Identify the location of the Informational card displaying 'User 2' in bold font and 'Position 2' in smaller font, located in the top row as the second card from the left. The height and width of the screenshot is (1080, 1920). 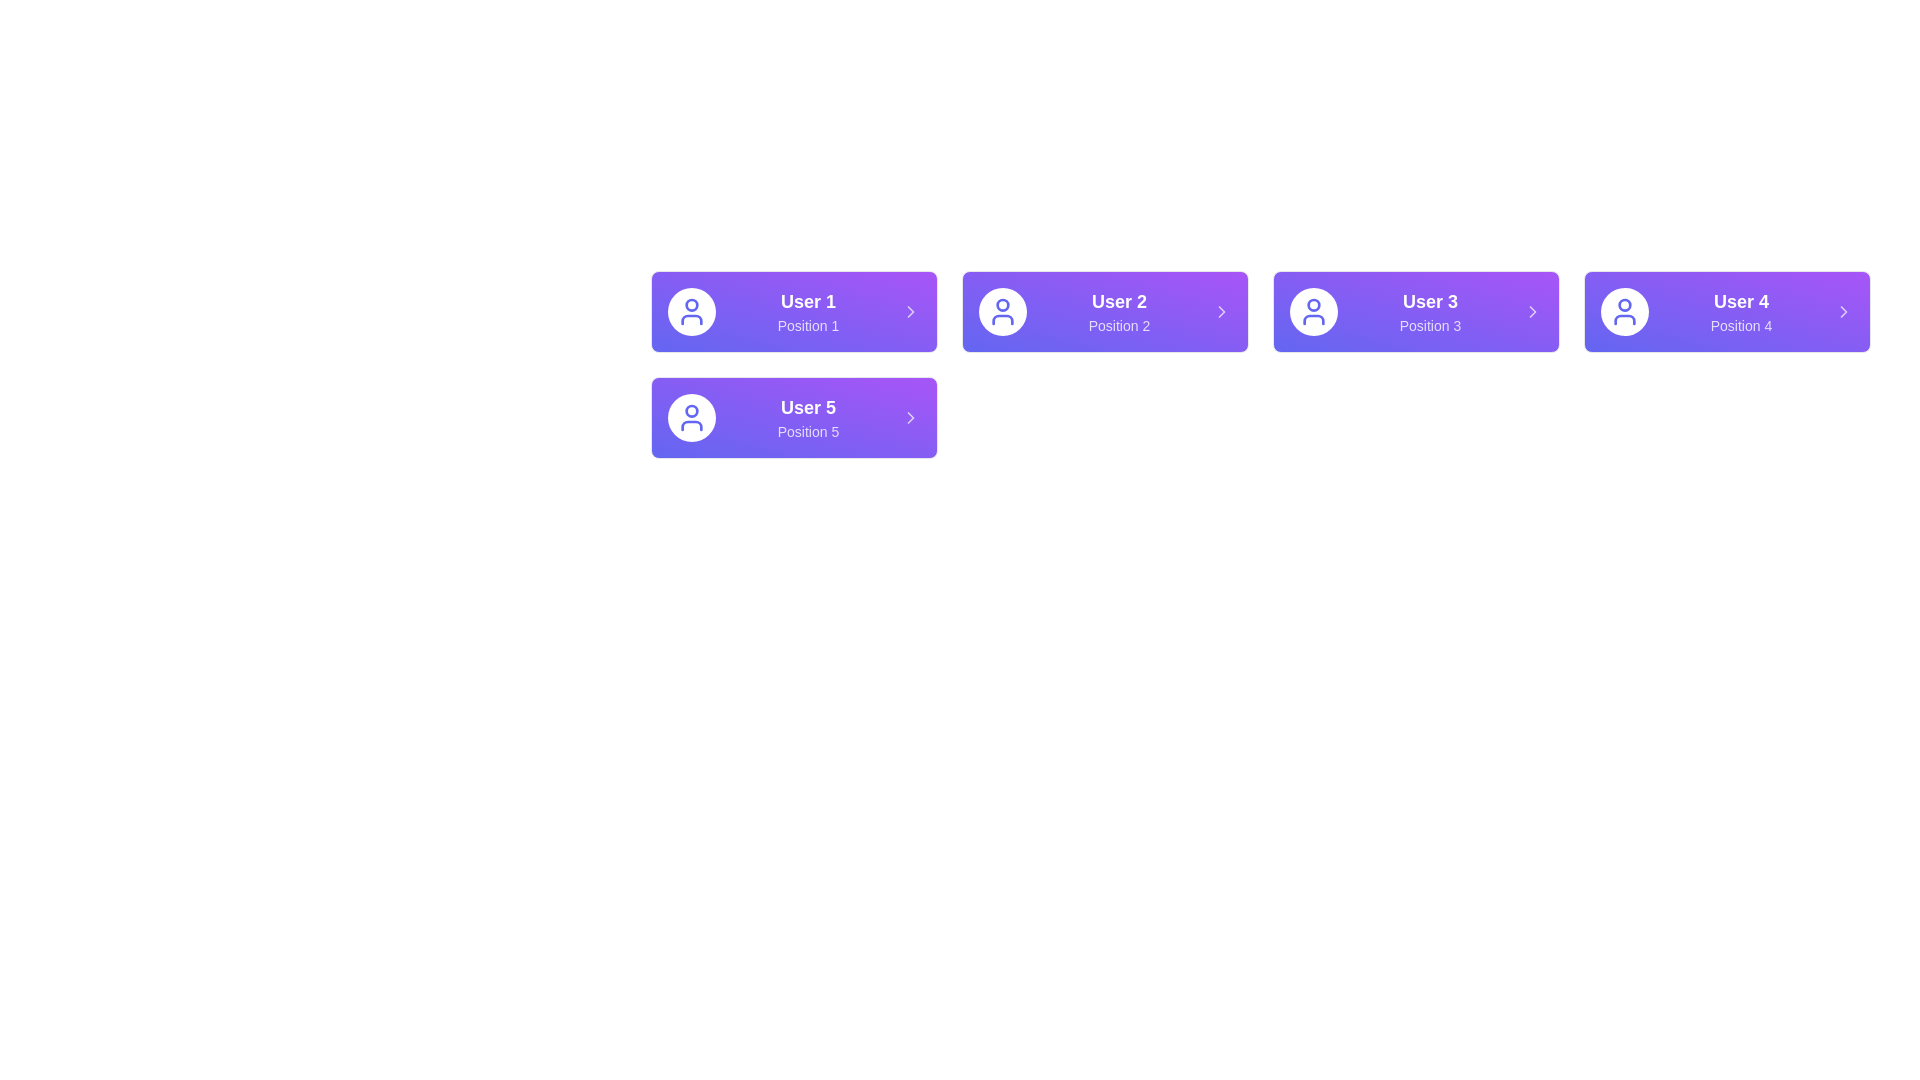
(1118, 312).